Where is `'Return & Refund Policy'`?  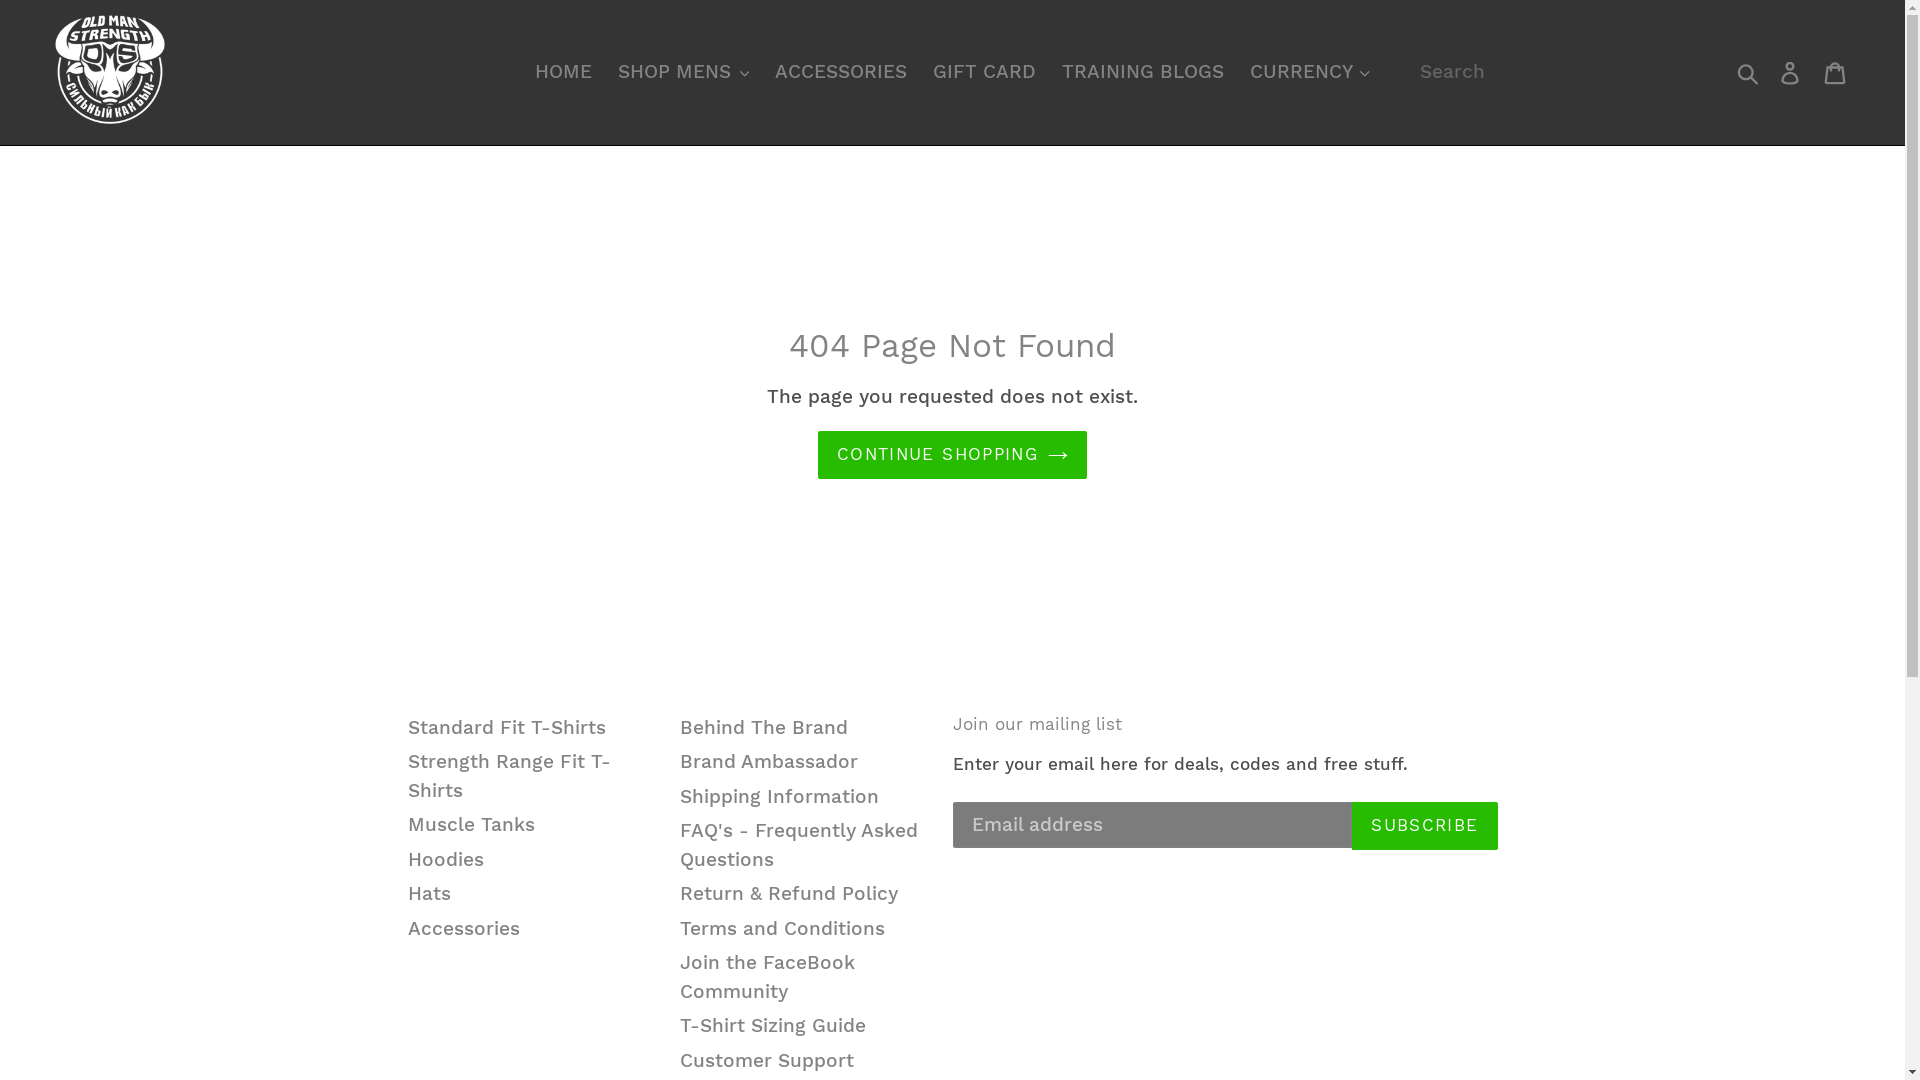
'Return & Refund Policy' is located at coordinates (787, 892).